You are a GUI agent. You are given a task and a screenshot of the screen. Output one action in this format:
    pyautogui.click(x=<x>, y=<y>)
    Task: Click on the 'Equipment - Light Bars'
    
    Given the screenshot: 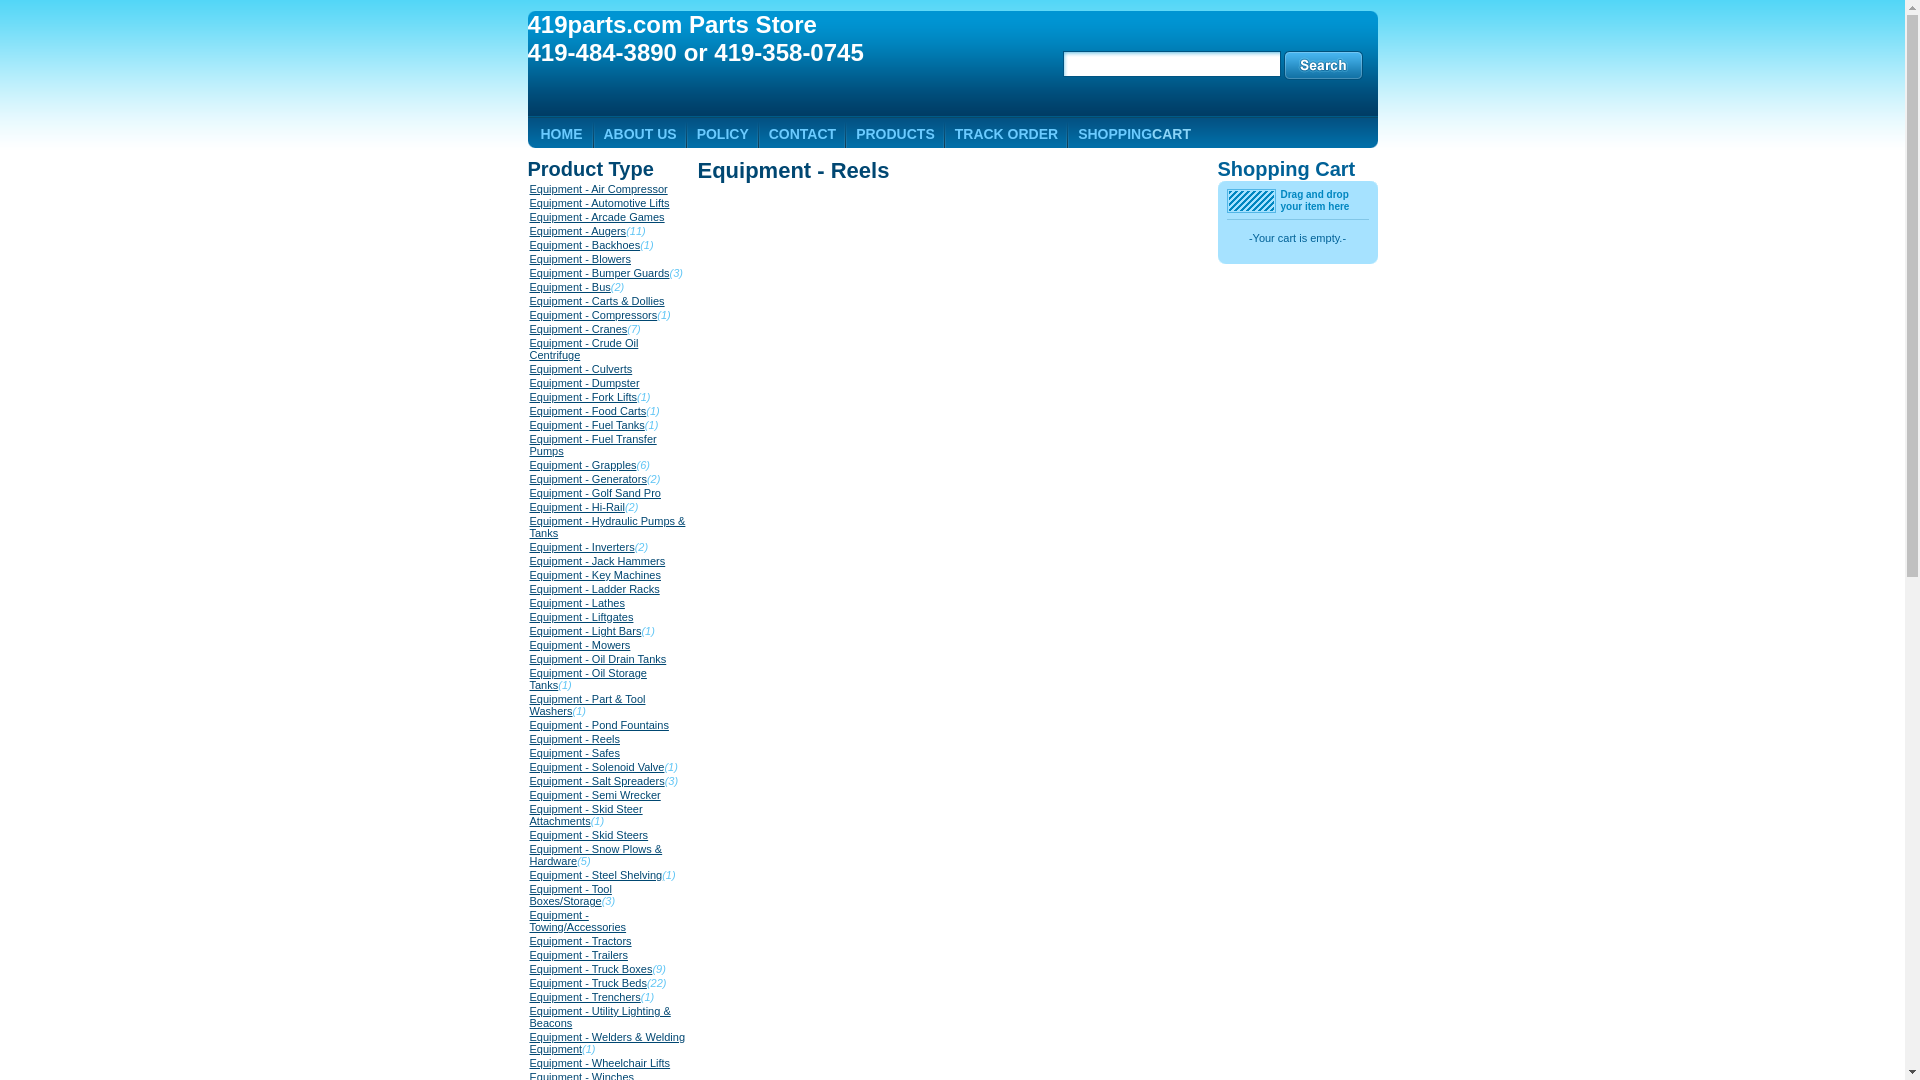 What is the action you would take?
    pyautogui.click(x=584, y=631)
    